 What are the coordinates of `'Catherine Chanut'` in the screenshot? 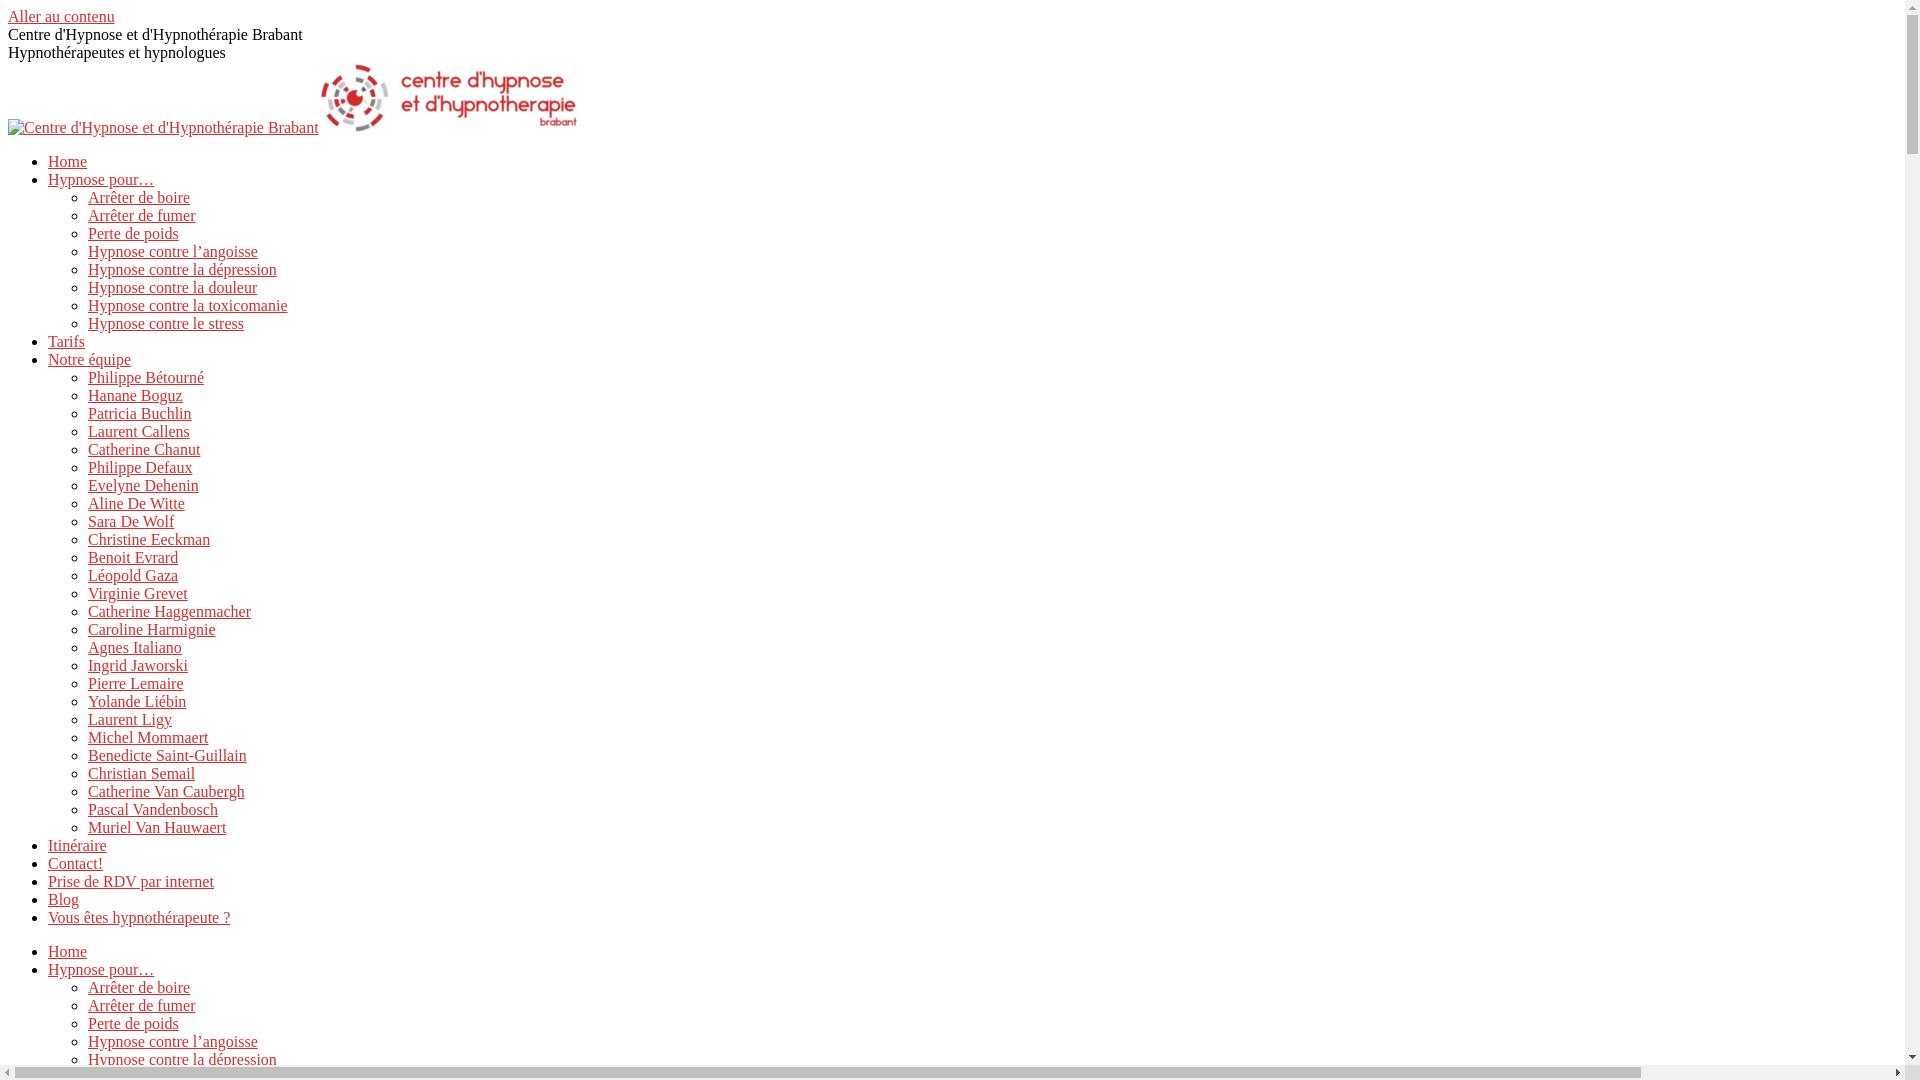 It's located at (143, 448).